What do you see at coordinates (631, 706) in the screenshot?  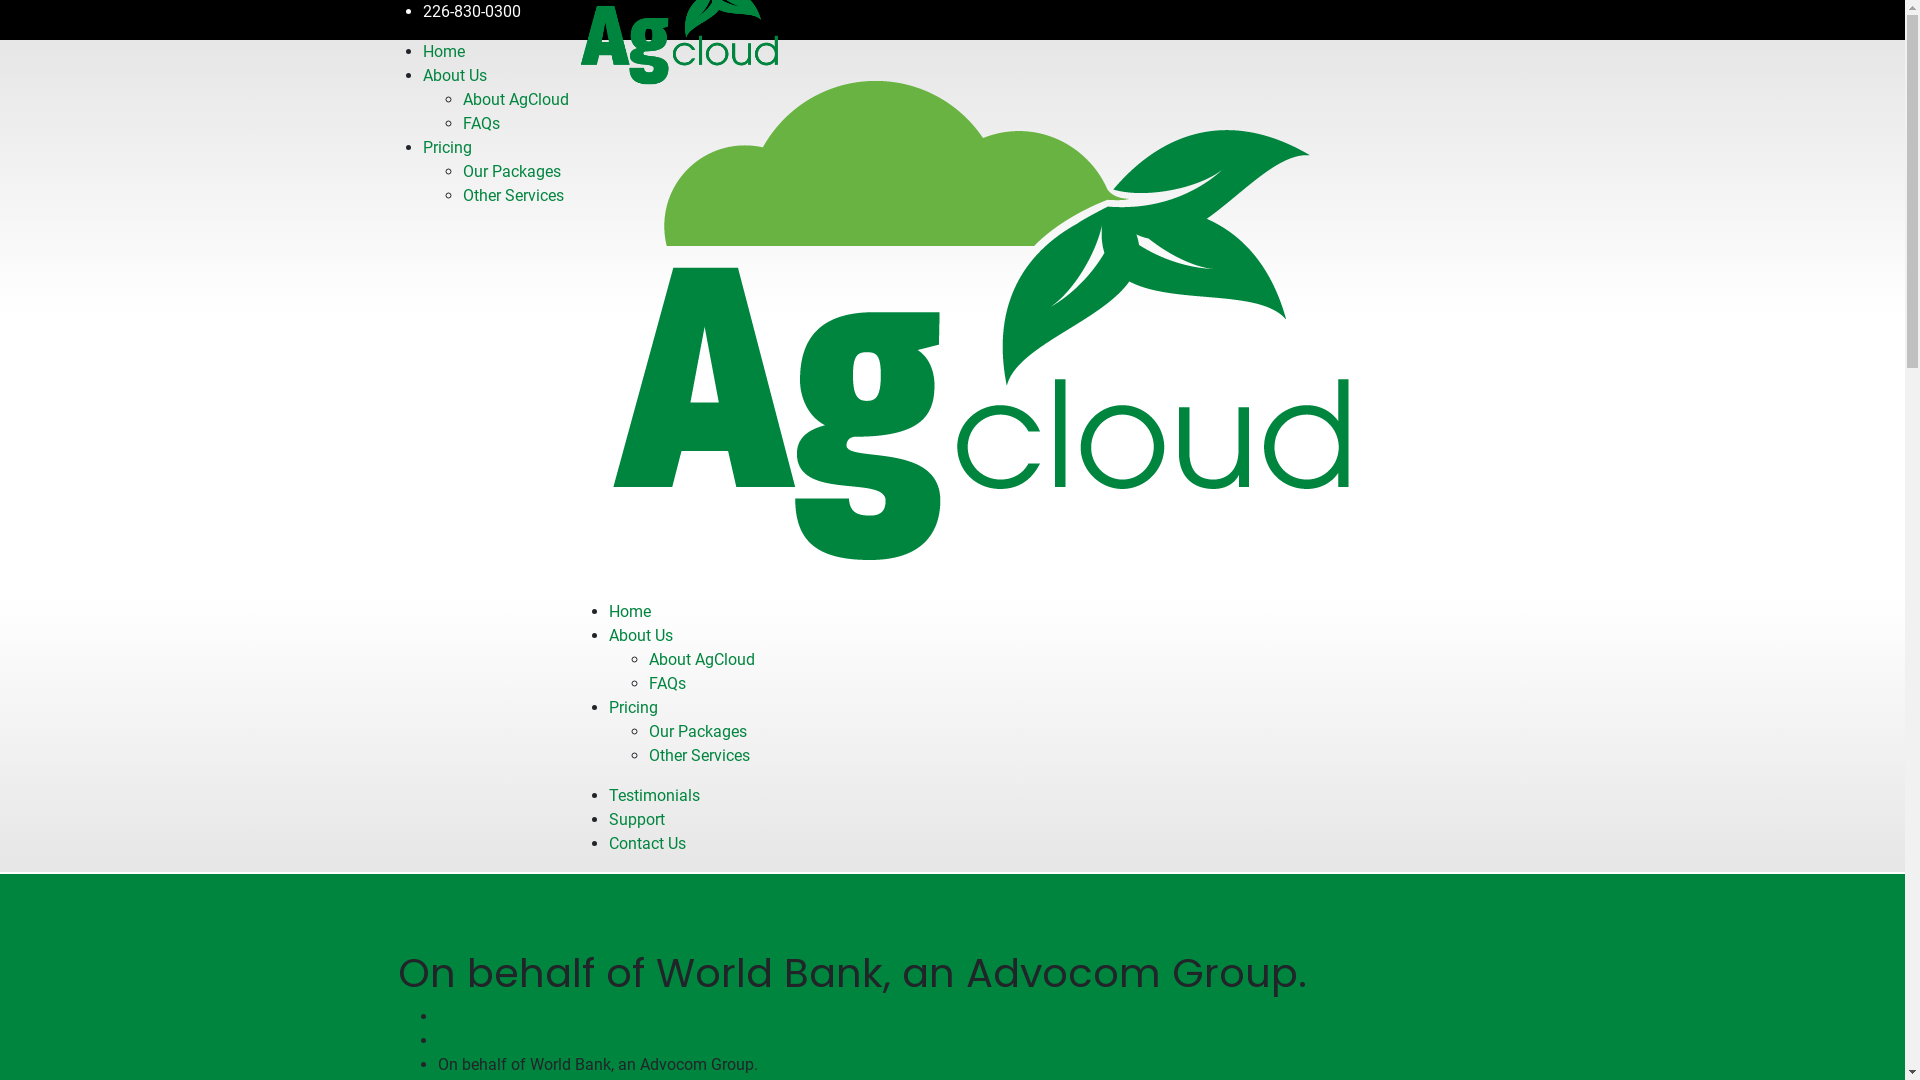 I see `'Pricing'` at bounding box center [631, 706].